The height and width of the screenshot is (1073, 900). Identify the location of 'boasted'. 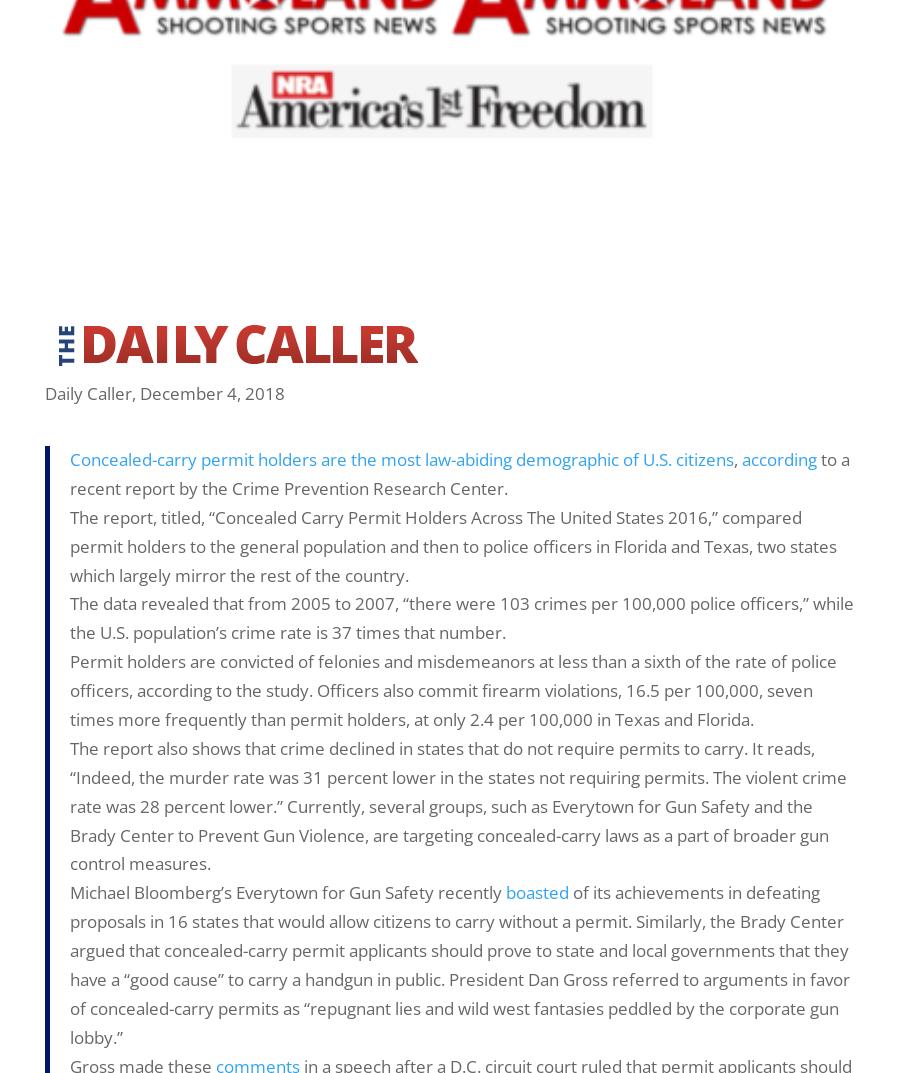
(536, 891).